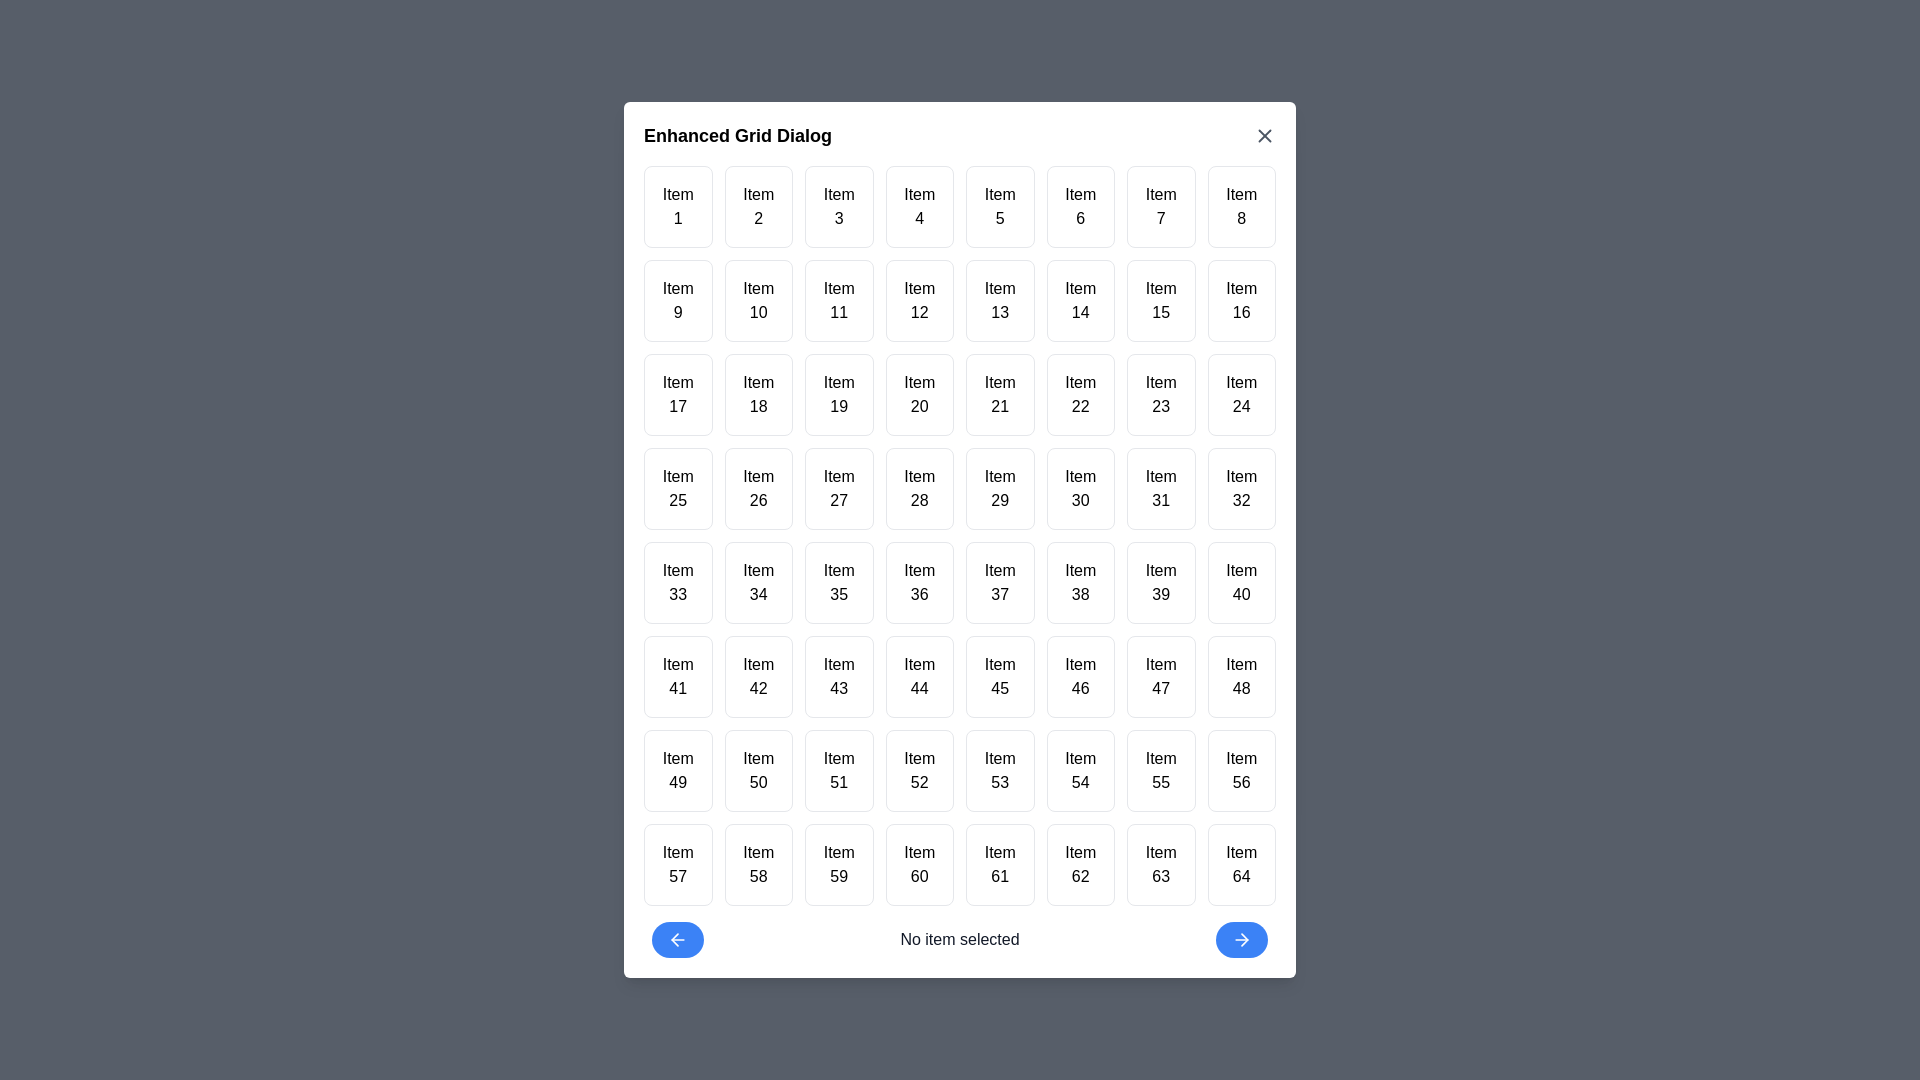  I want to click on the right arrow button to navigate to the next page, so click(1240, 940).